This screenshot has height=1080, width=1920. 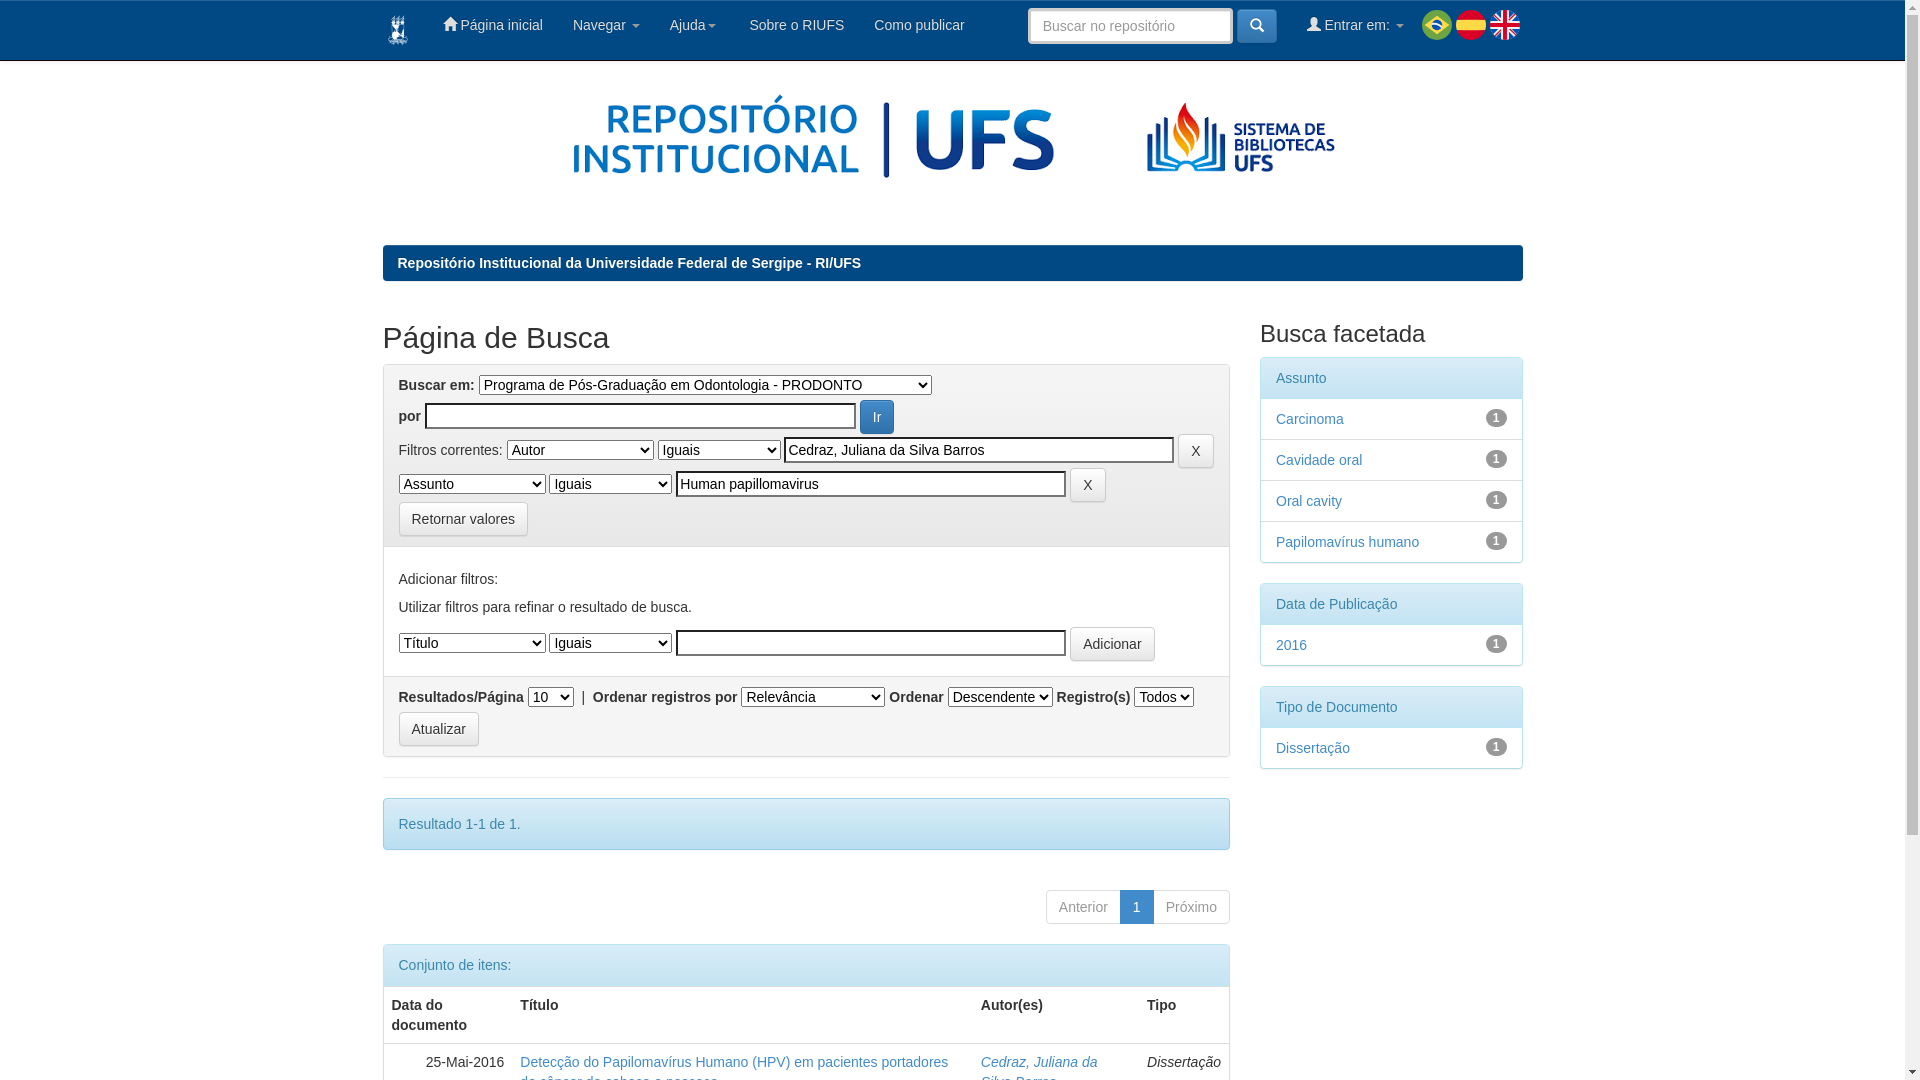 What do you see at coordinates (436, 729) in the screenshot?
I see `'Atualizar'` at bounding box center [436, 729].